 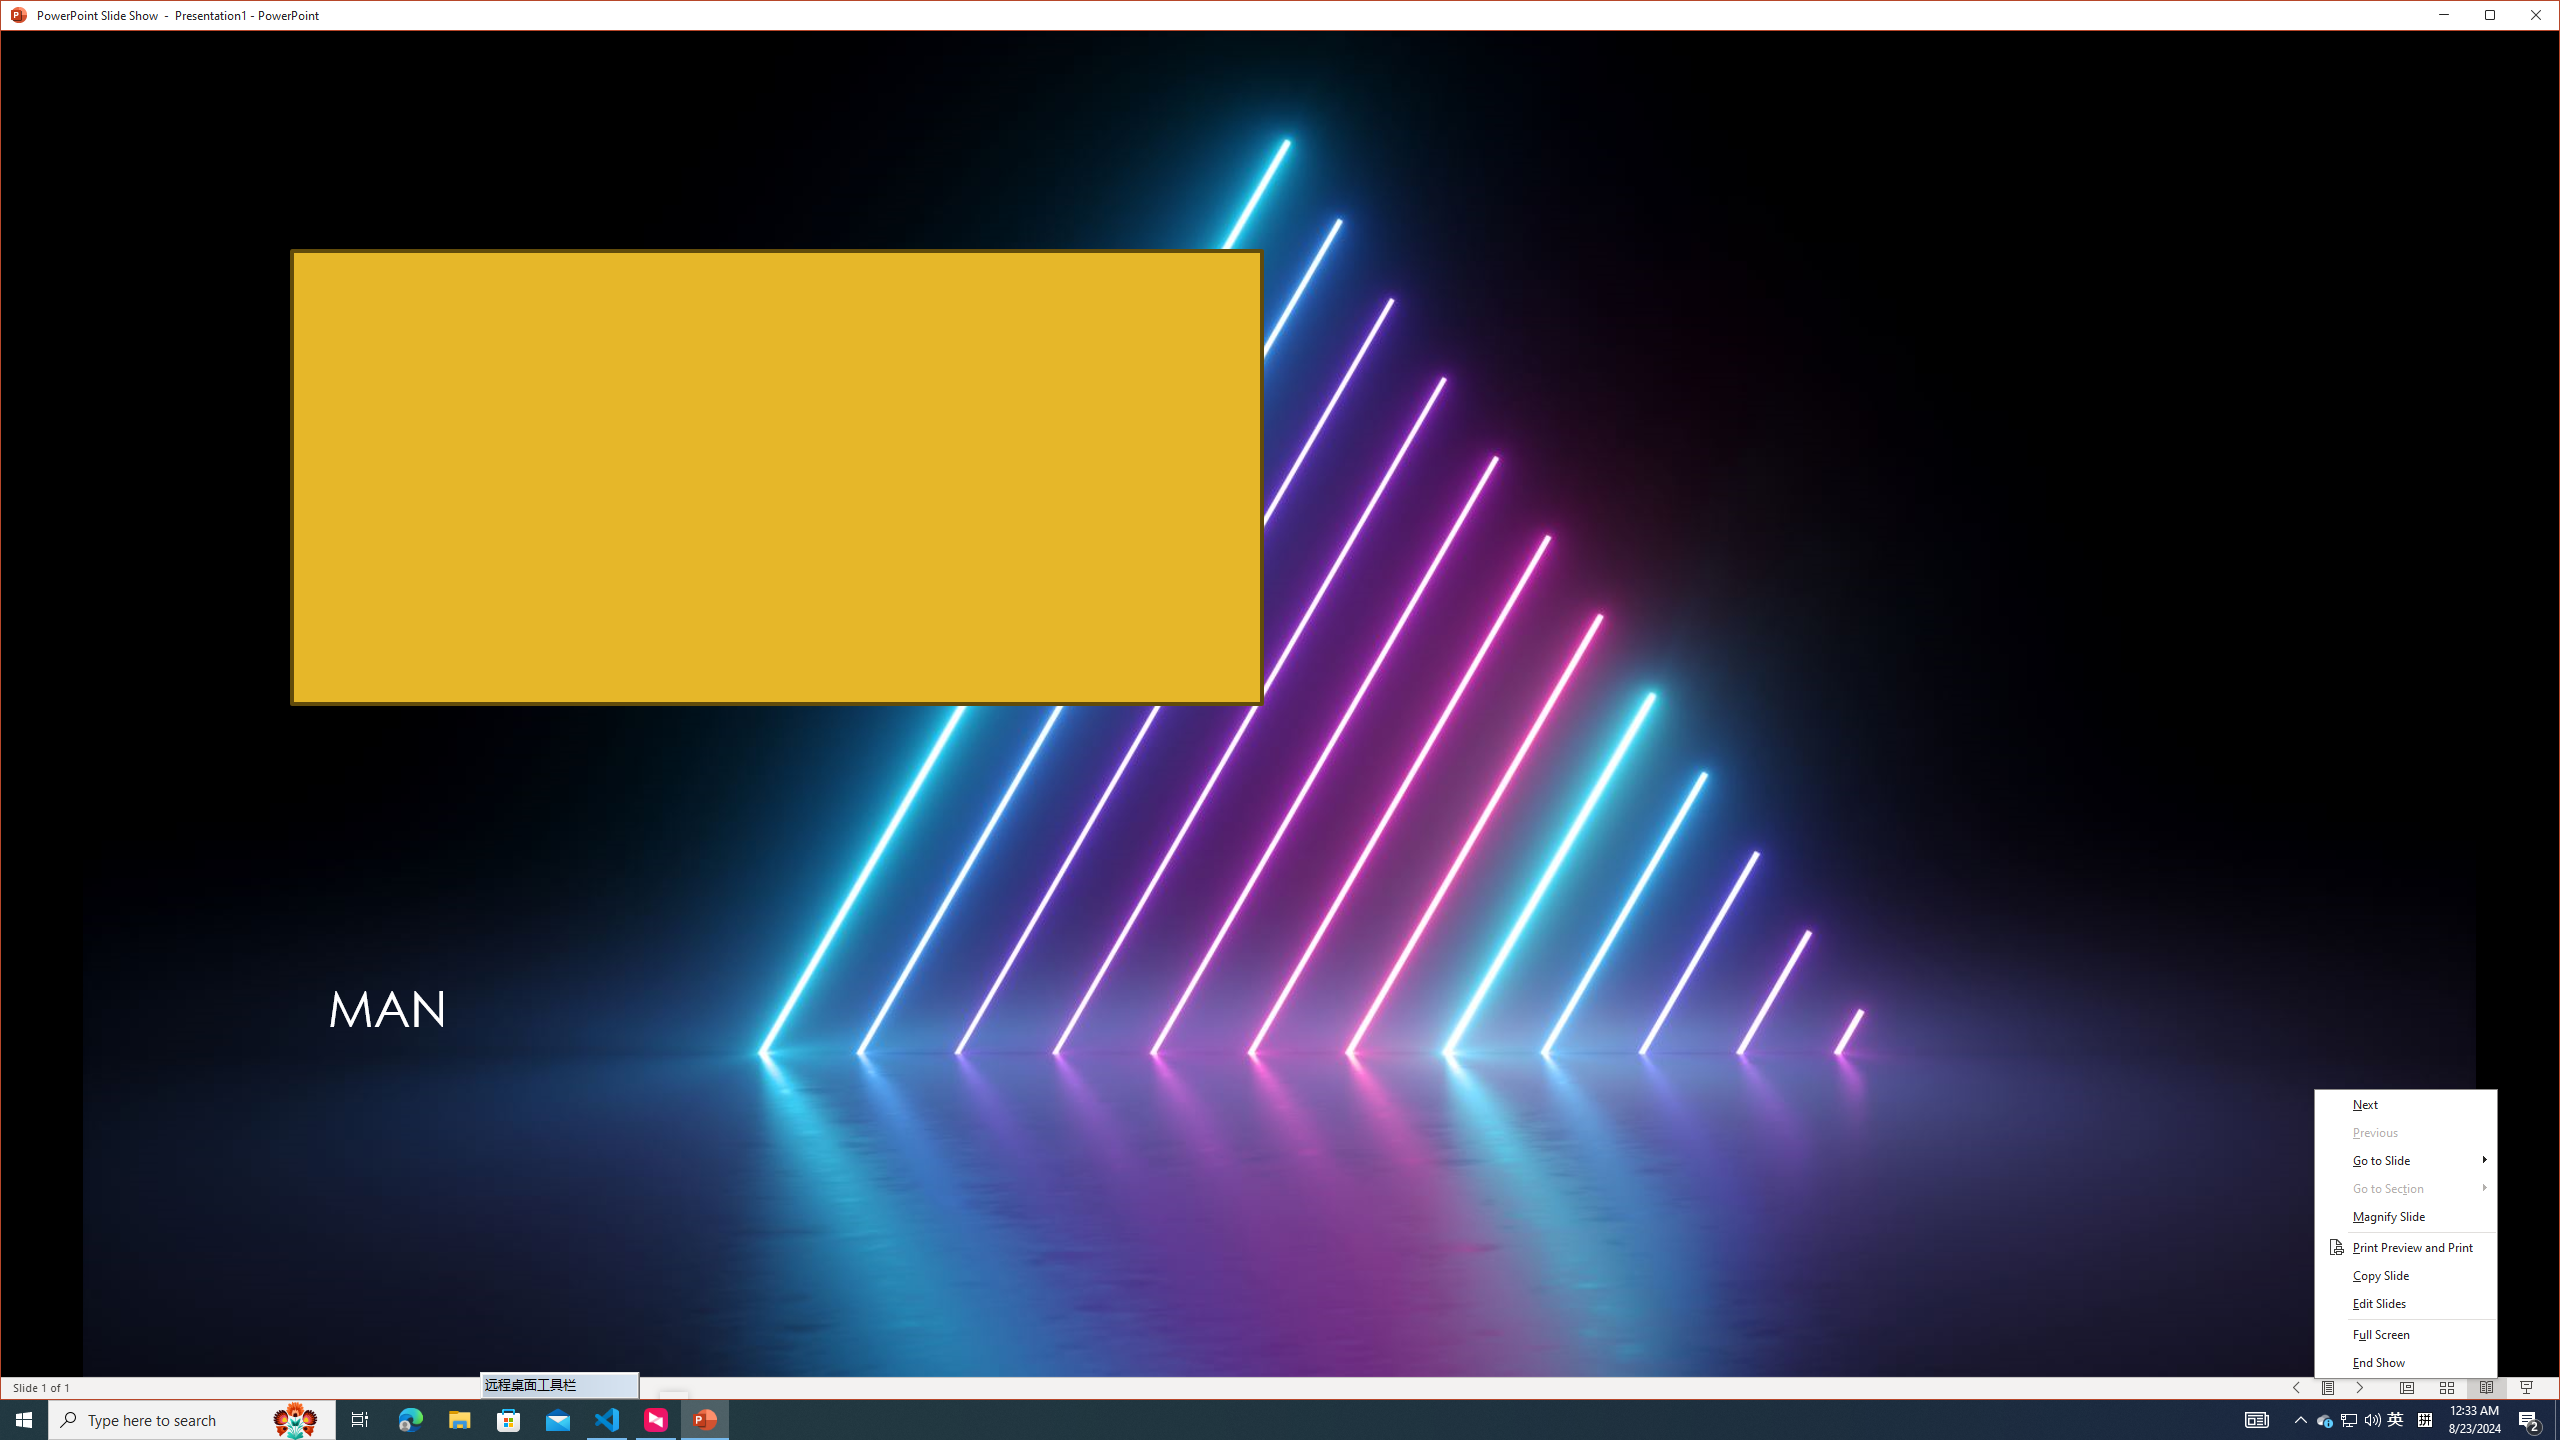 What do you see at coordinates (2405, 1233) in the screenshot?
I see `'Class: NetUITWMenuContainer'` at bounding box center [2405, 1233].